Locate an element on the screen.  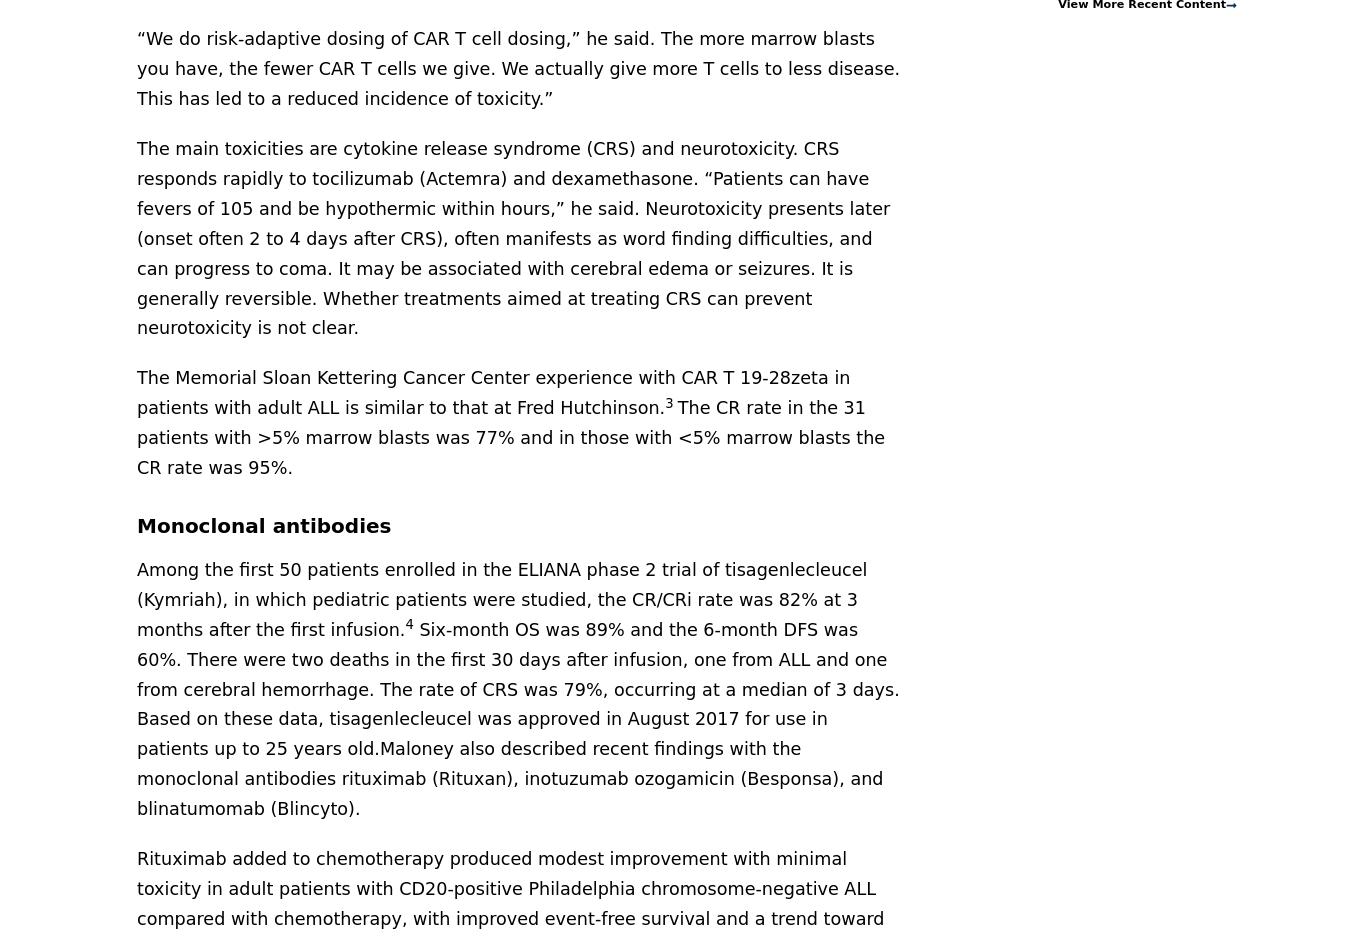
'Six-month OS was 89% and the 6-month DFS was 60%. There were two deaths in the first 30 days after infusion, one from ALL and one from cerebral hemorrhage. The rate of CRS was 79%, occurring at a median of 3 days. Based on these data, tisagenlecleucel was approved in August 2017 for use in patients up to 25 years old.' is located at coordinates (517, 688).